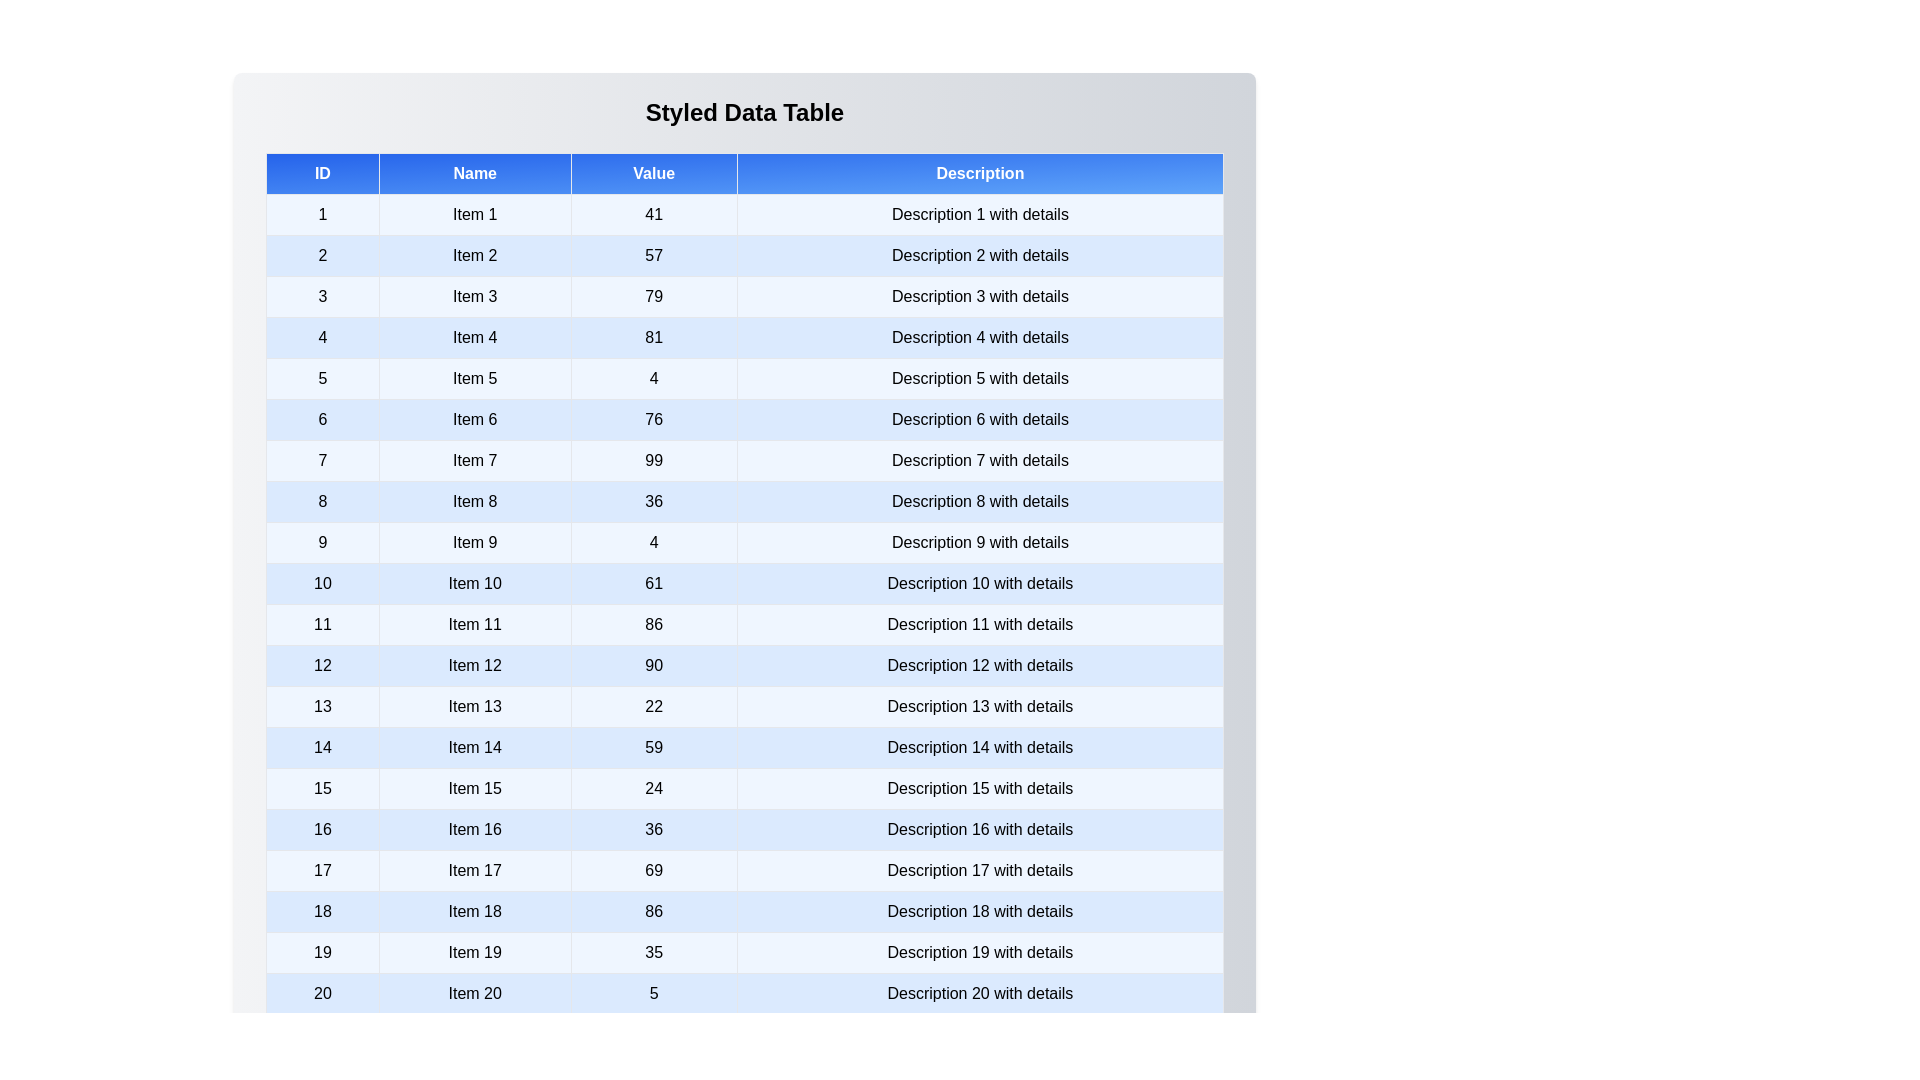 This screenshot has width=1920, height=1080. I want to click on the column header Description to sort the table by that column, so click(980, 172).